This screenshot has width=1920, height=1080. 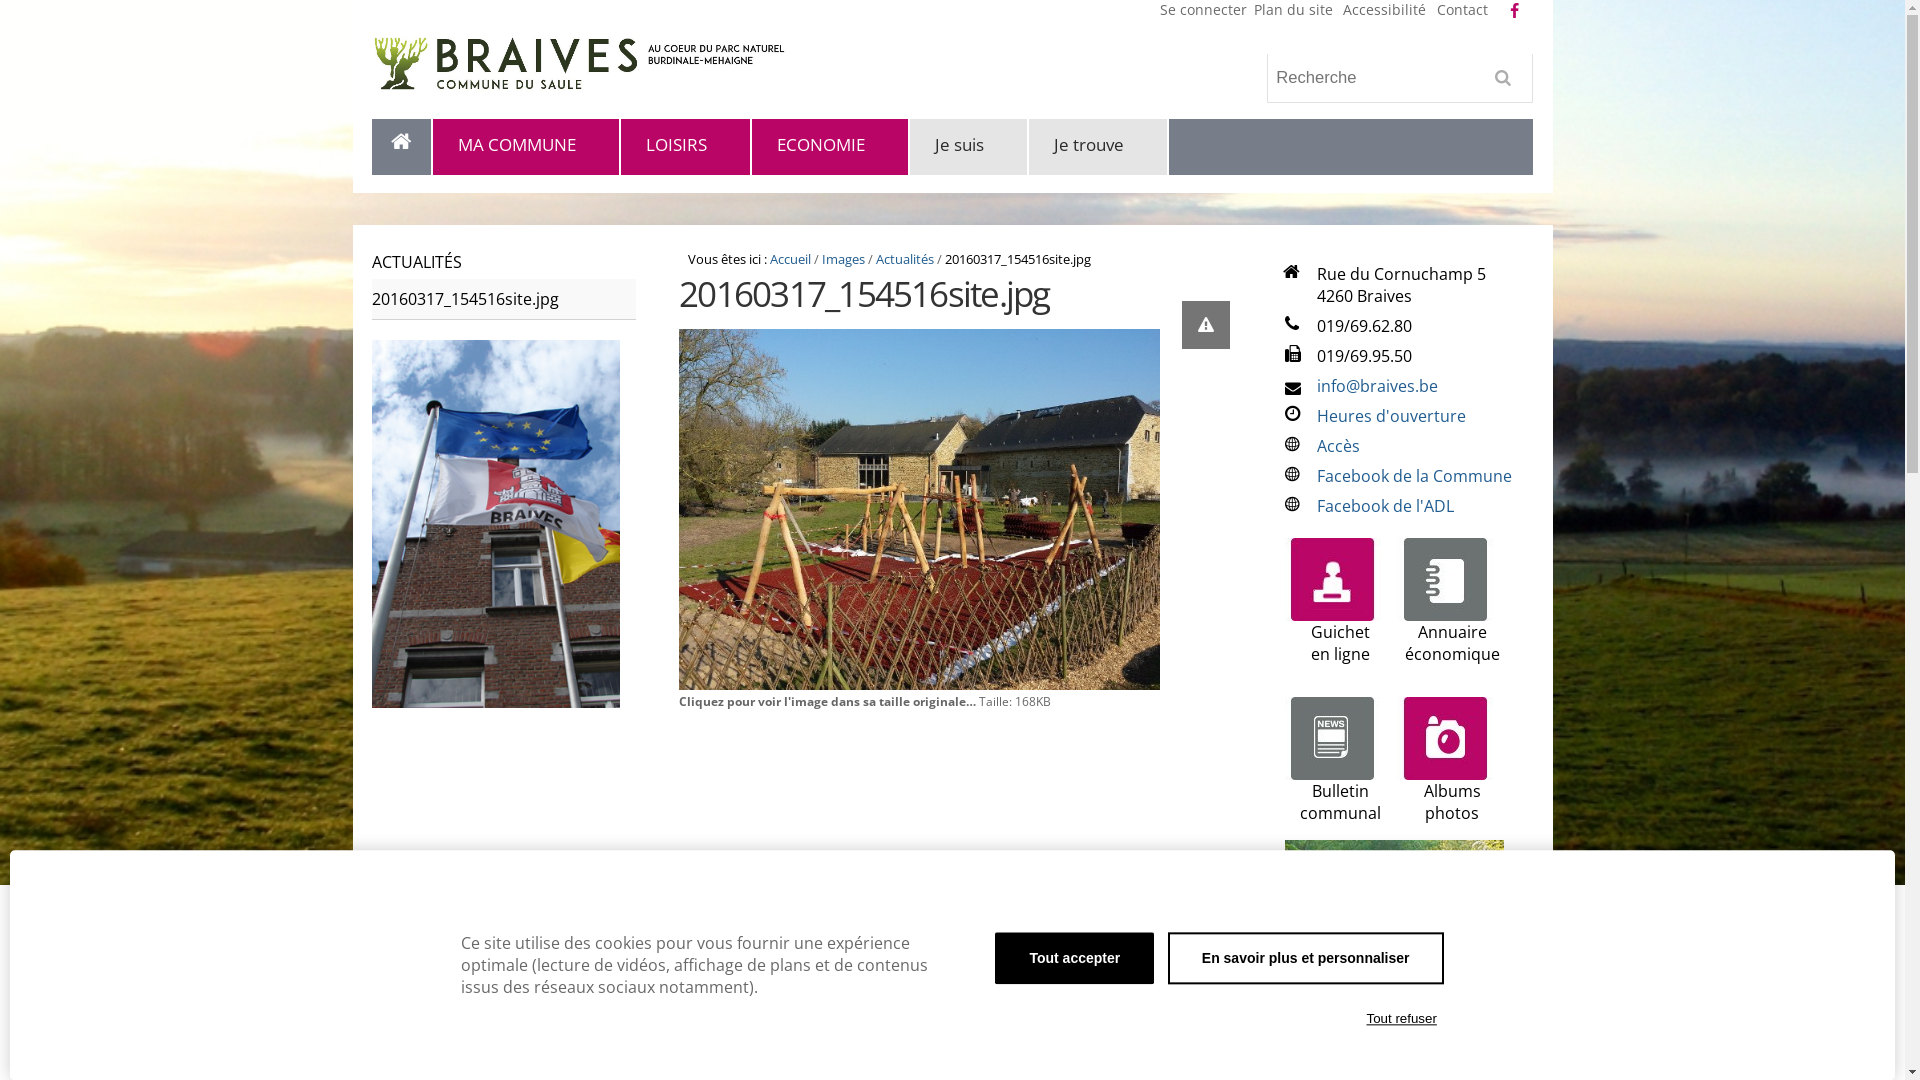 I want to click on 'Recherche', so click(x=1399, y=77).